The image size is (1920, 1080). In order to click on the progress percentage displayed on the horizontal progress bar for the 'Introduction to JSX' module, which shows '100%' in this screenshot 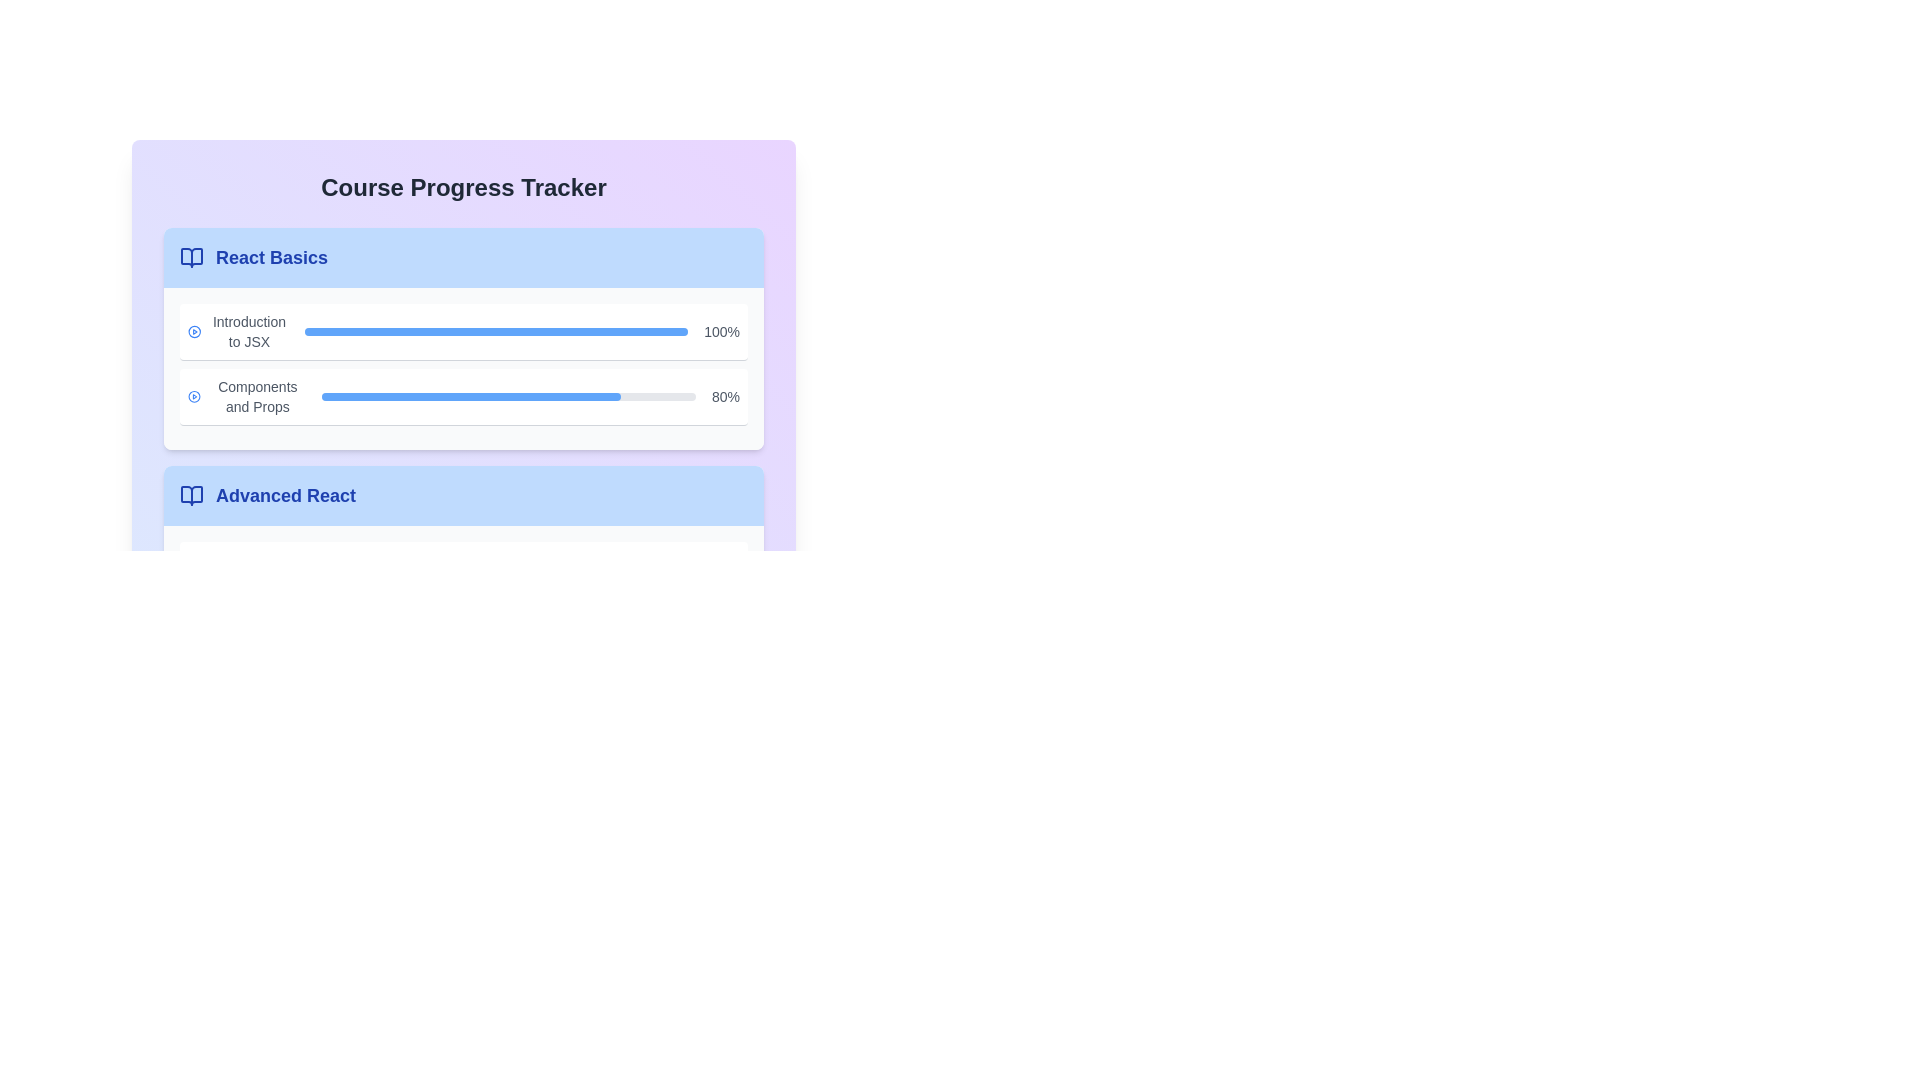, I will do `click(463, 332)`.